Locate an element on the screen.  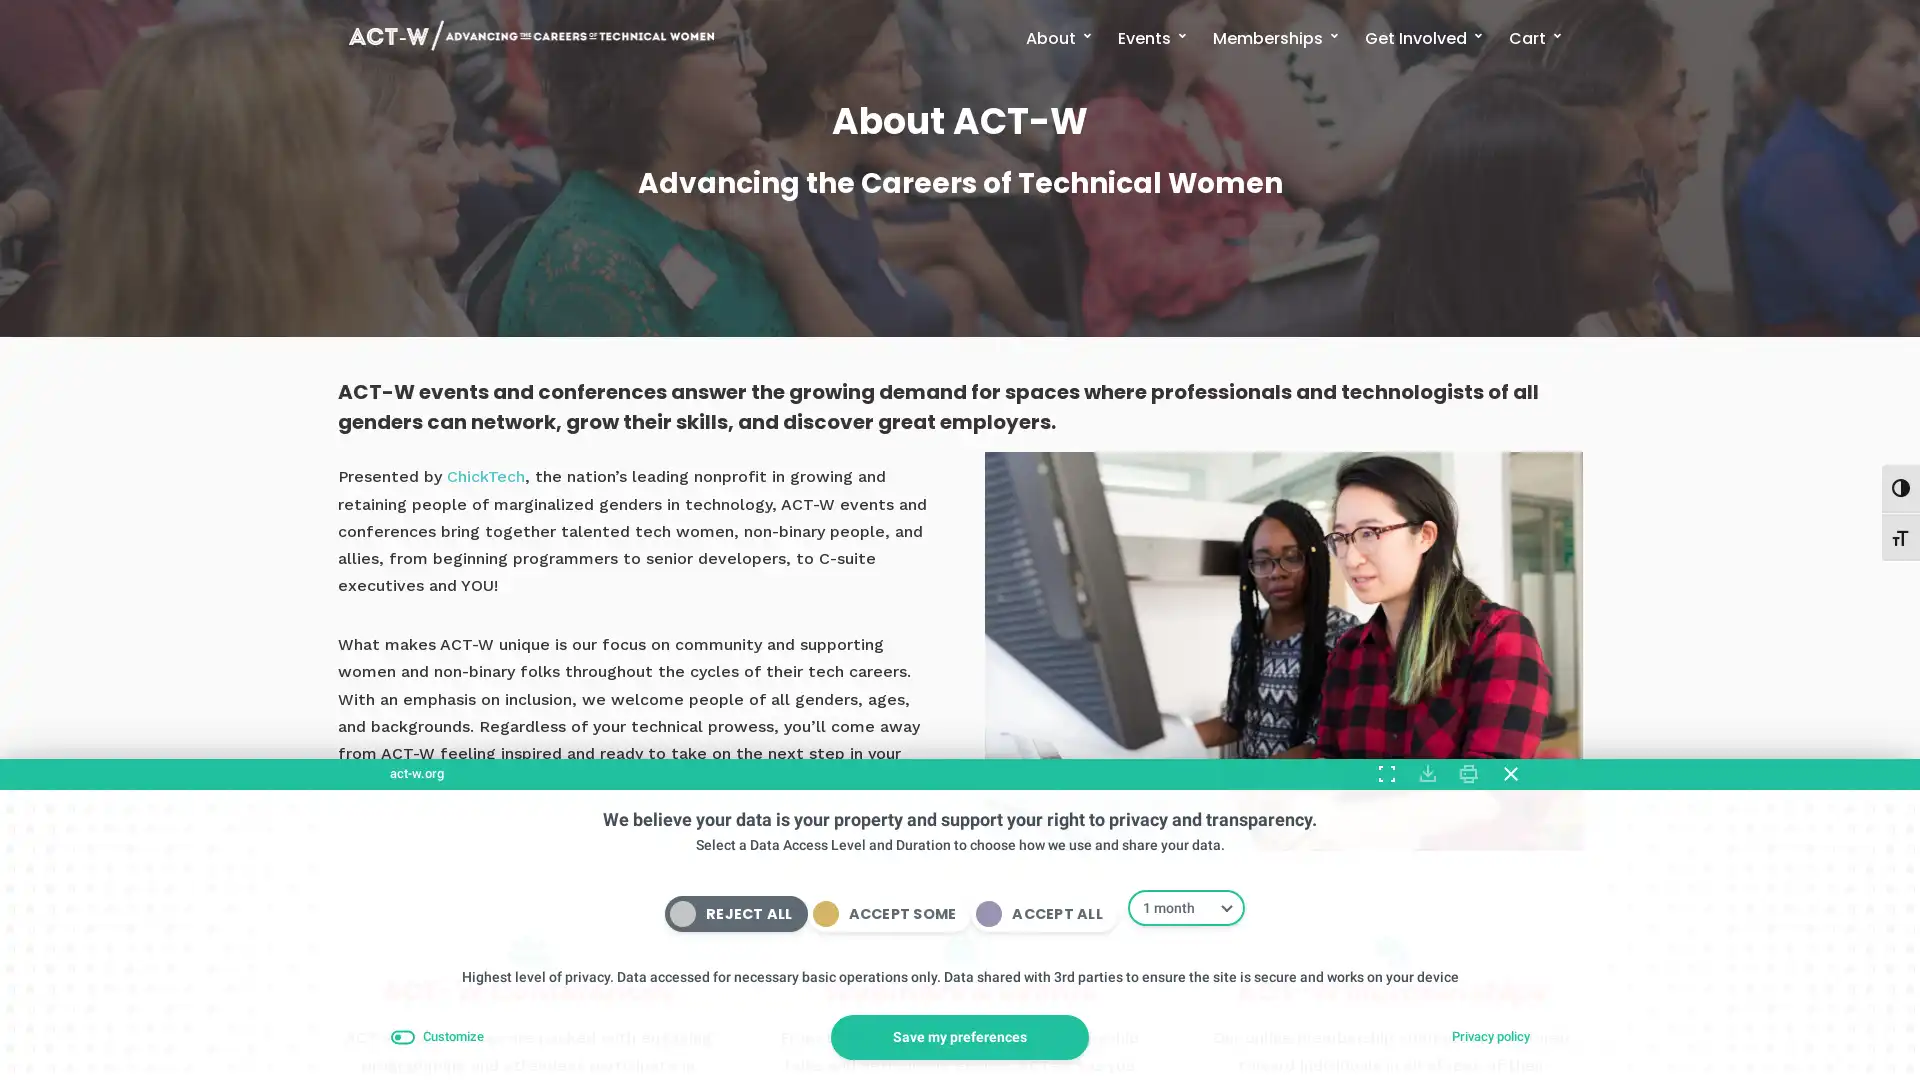
Privacy policy is located at coordinates (1491, 1036).